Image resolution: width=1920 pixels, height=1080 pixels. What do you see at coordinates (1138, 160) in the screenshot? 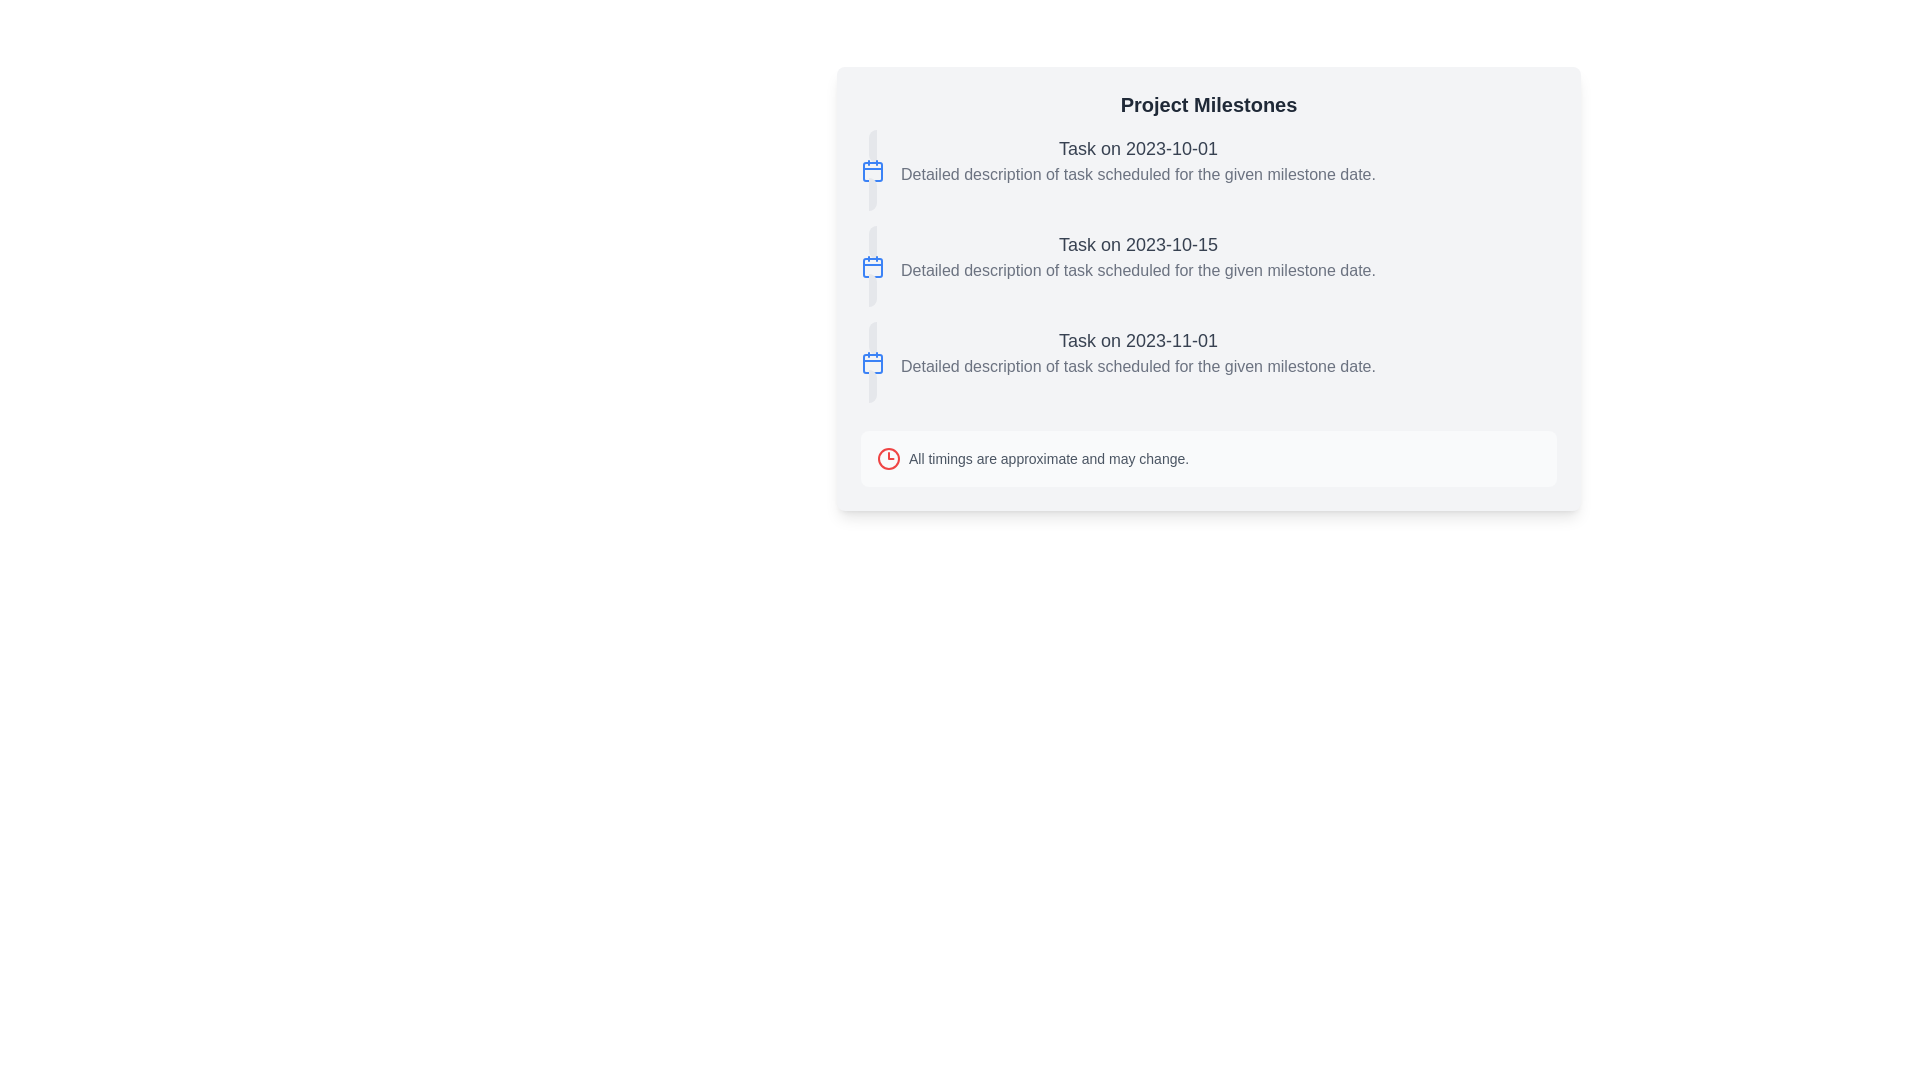
I see `the Text block with a title and description located at the top of the vertical list under 'Project Milestones', positioned beneath the small calendar icon` at bounding box center [1138, 160].